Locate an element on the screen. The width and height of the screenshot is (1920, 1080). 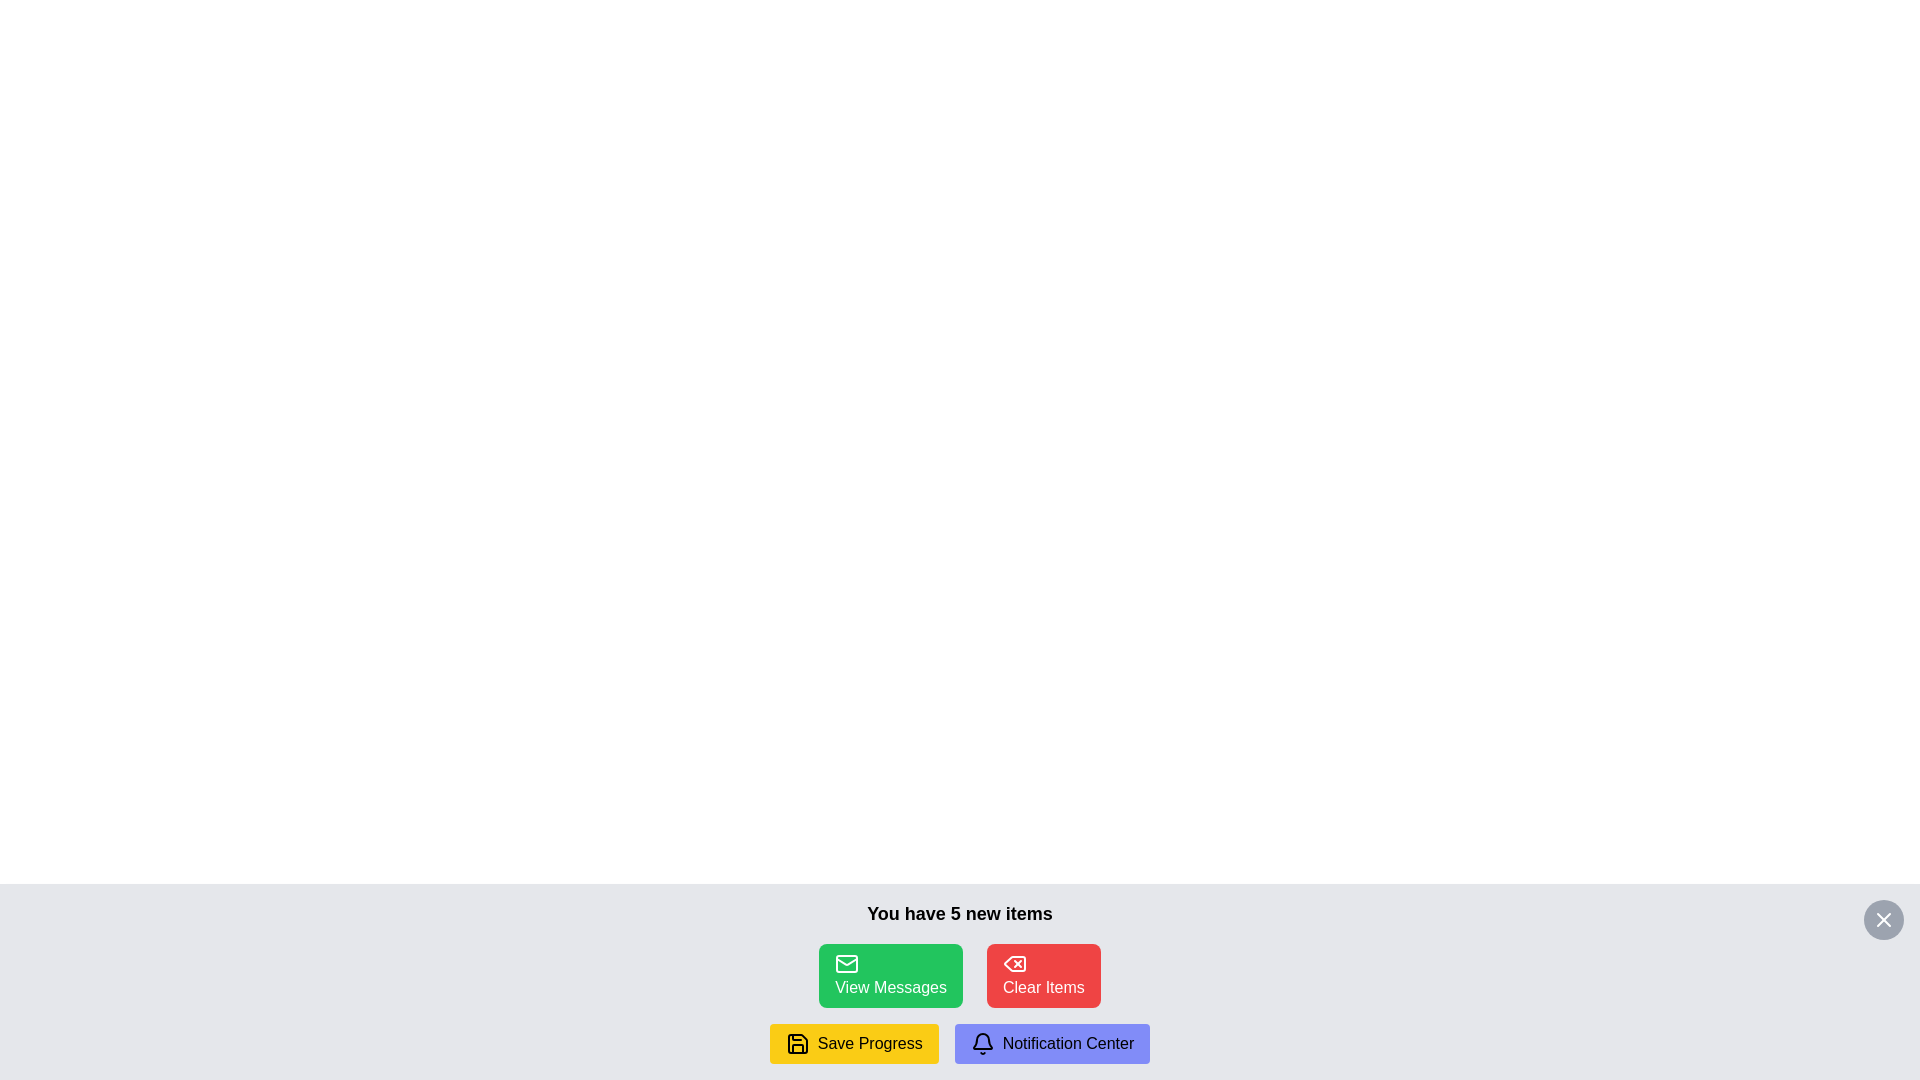
the green rectangular button labeled 'View Messages' with an envelope icon to observe the styling changes is located at coordinates (890, 974).